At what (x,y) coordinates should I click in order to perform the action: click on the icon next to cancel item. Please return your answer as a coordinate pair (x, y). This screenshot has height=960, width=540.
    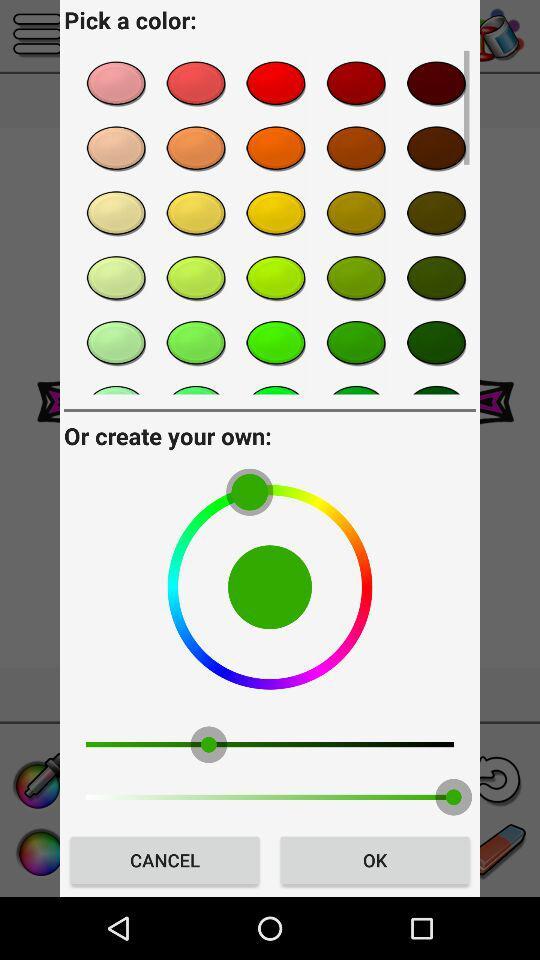
    Looking at the image, I should click on (374, 859).